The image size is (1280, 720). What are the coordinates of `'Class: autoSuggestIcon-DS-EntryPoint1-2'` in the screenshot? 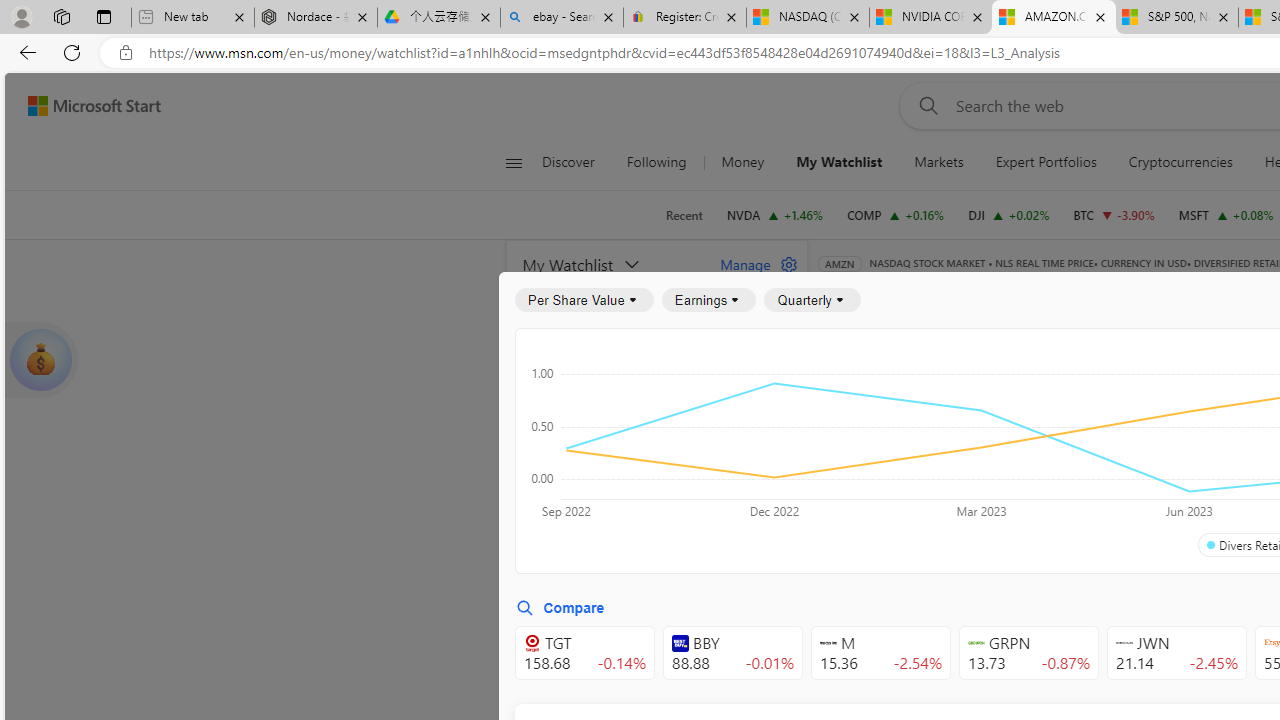 It's located at (1124, 643).